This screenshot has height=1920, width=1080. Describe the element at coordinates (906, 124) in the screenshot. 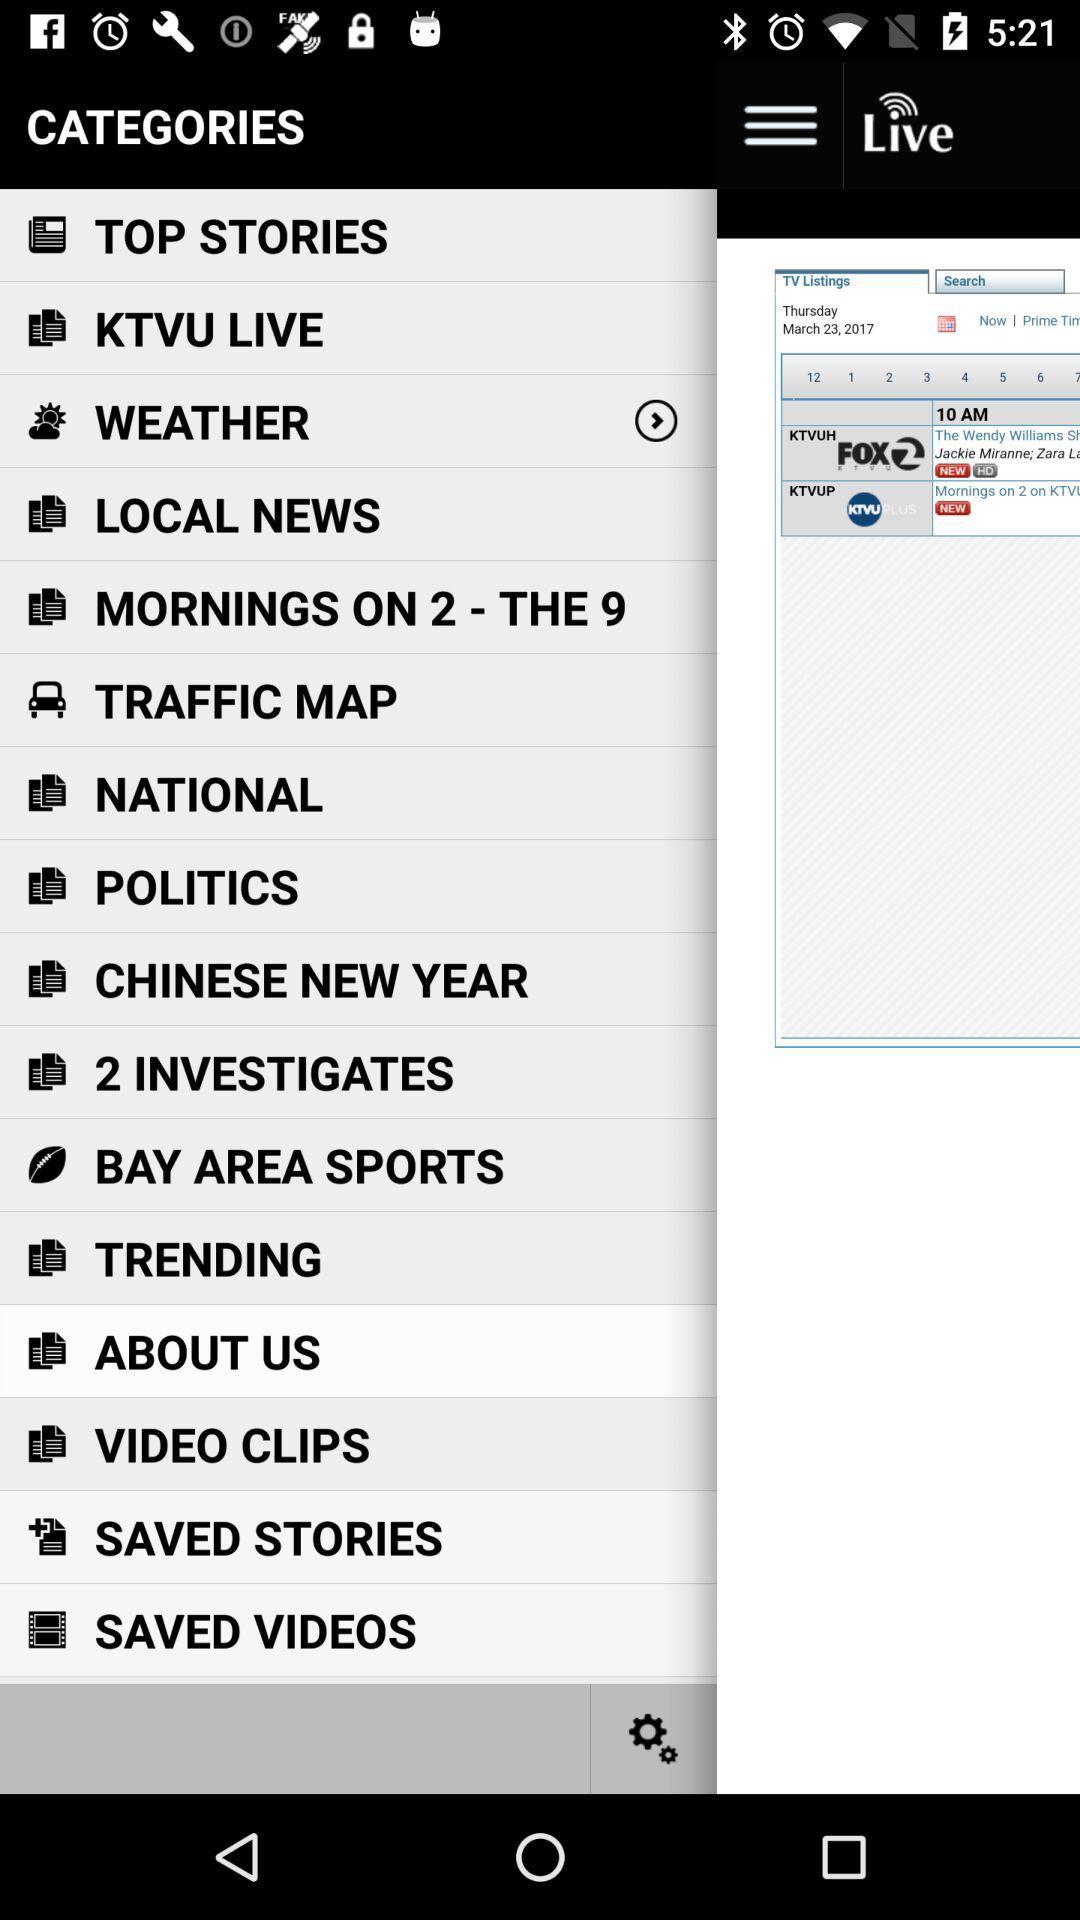

I see `go live` at that location.